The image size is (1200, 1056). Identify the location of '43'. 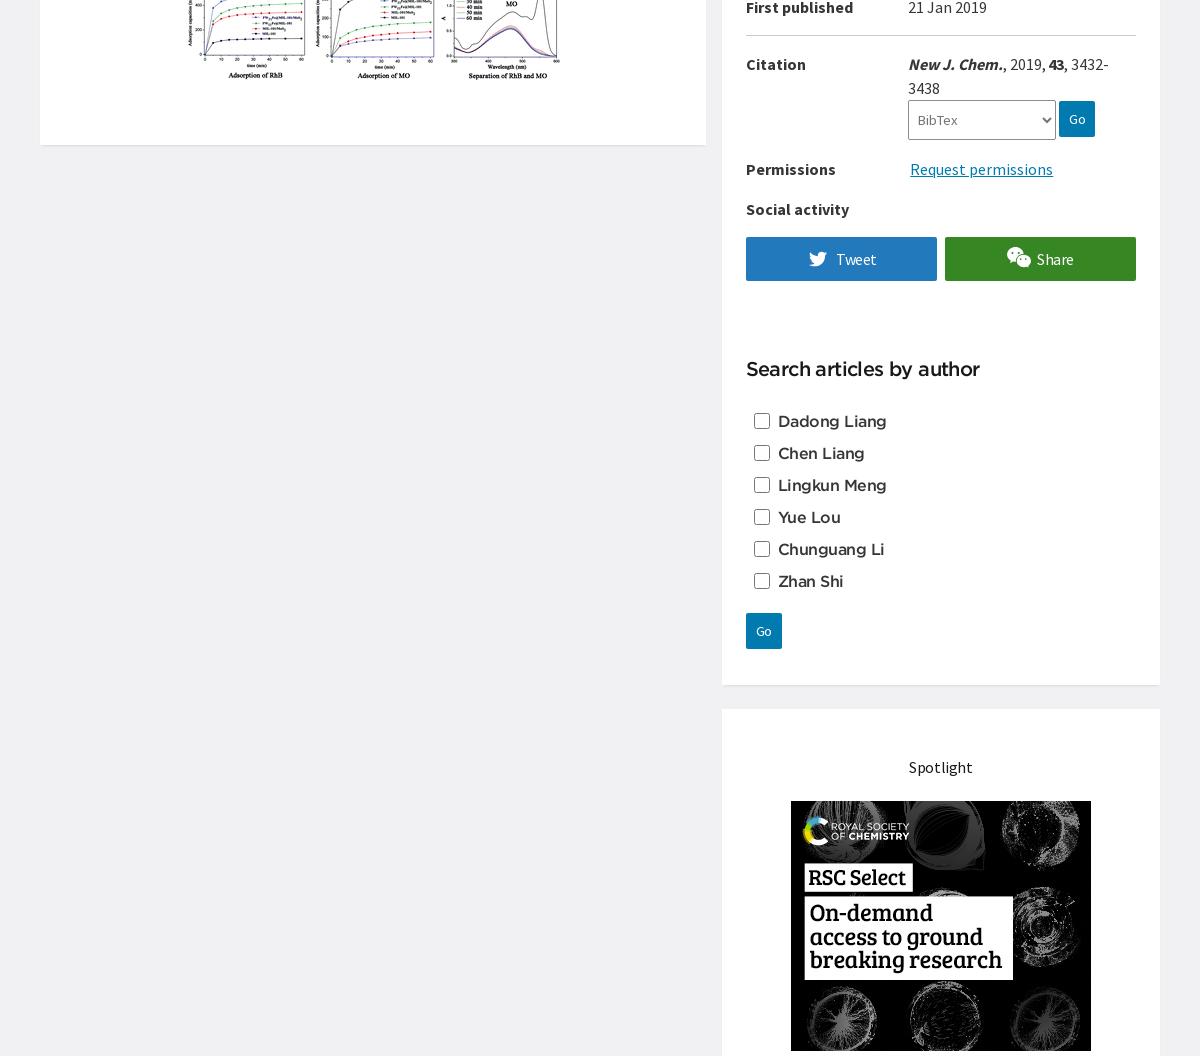
(1055, 63).